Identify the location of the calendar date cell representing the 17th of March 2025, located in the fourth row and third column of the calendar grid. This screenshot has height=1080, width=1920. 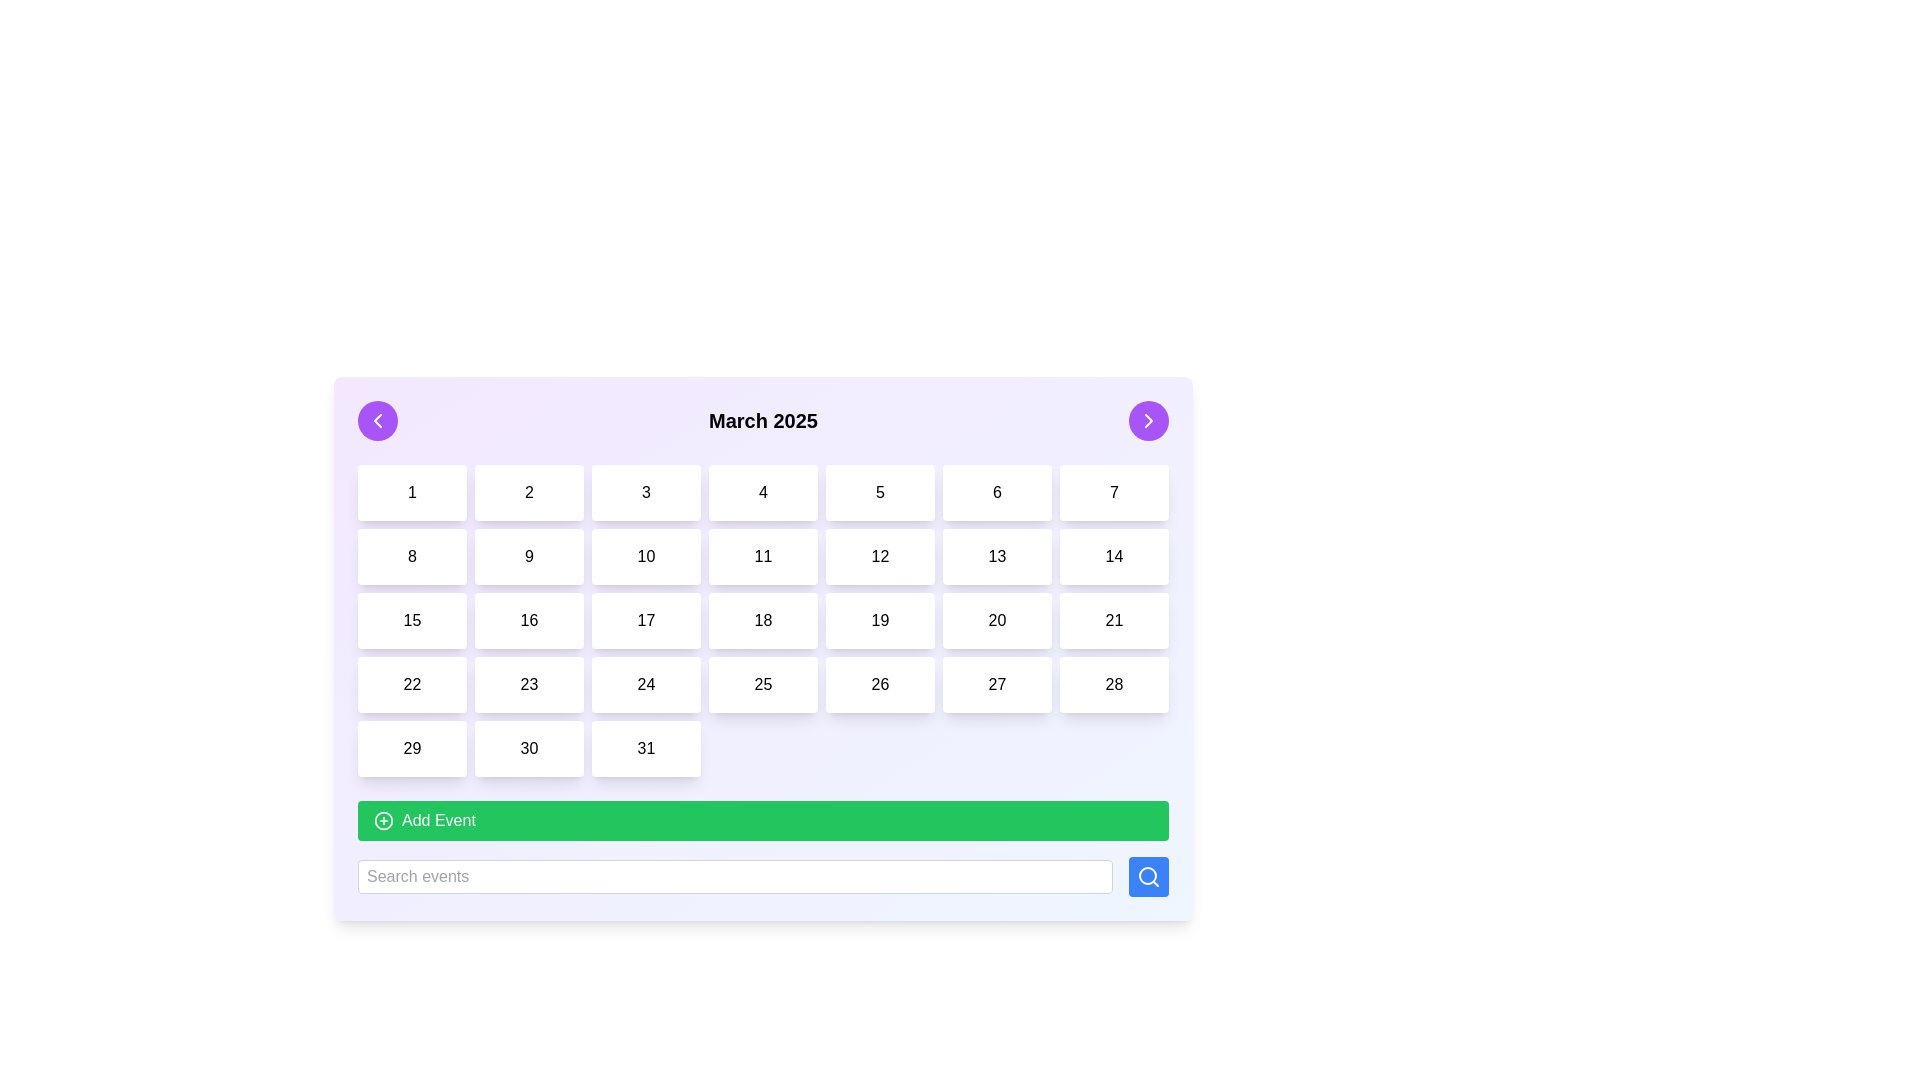
(646, 620).